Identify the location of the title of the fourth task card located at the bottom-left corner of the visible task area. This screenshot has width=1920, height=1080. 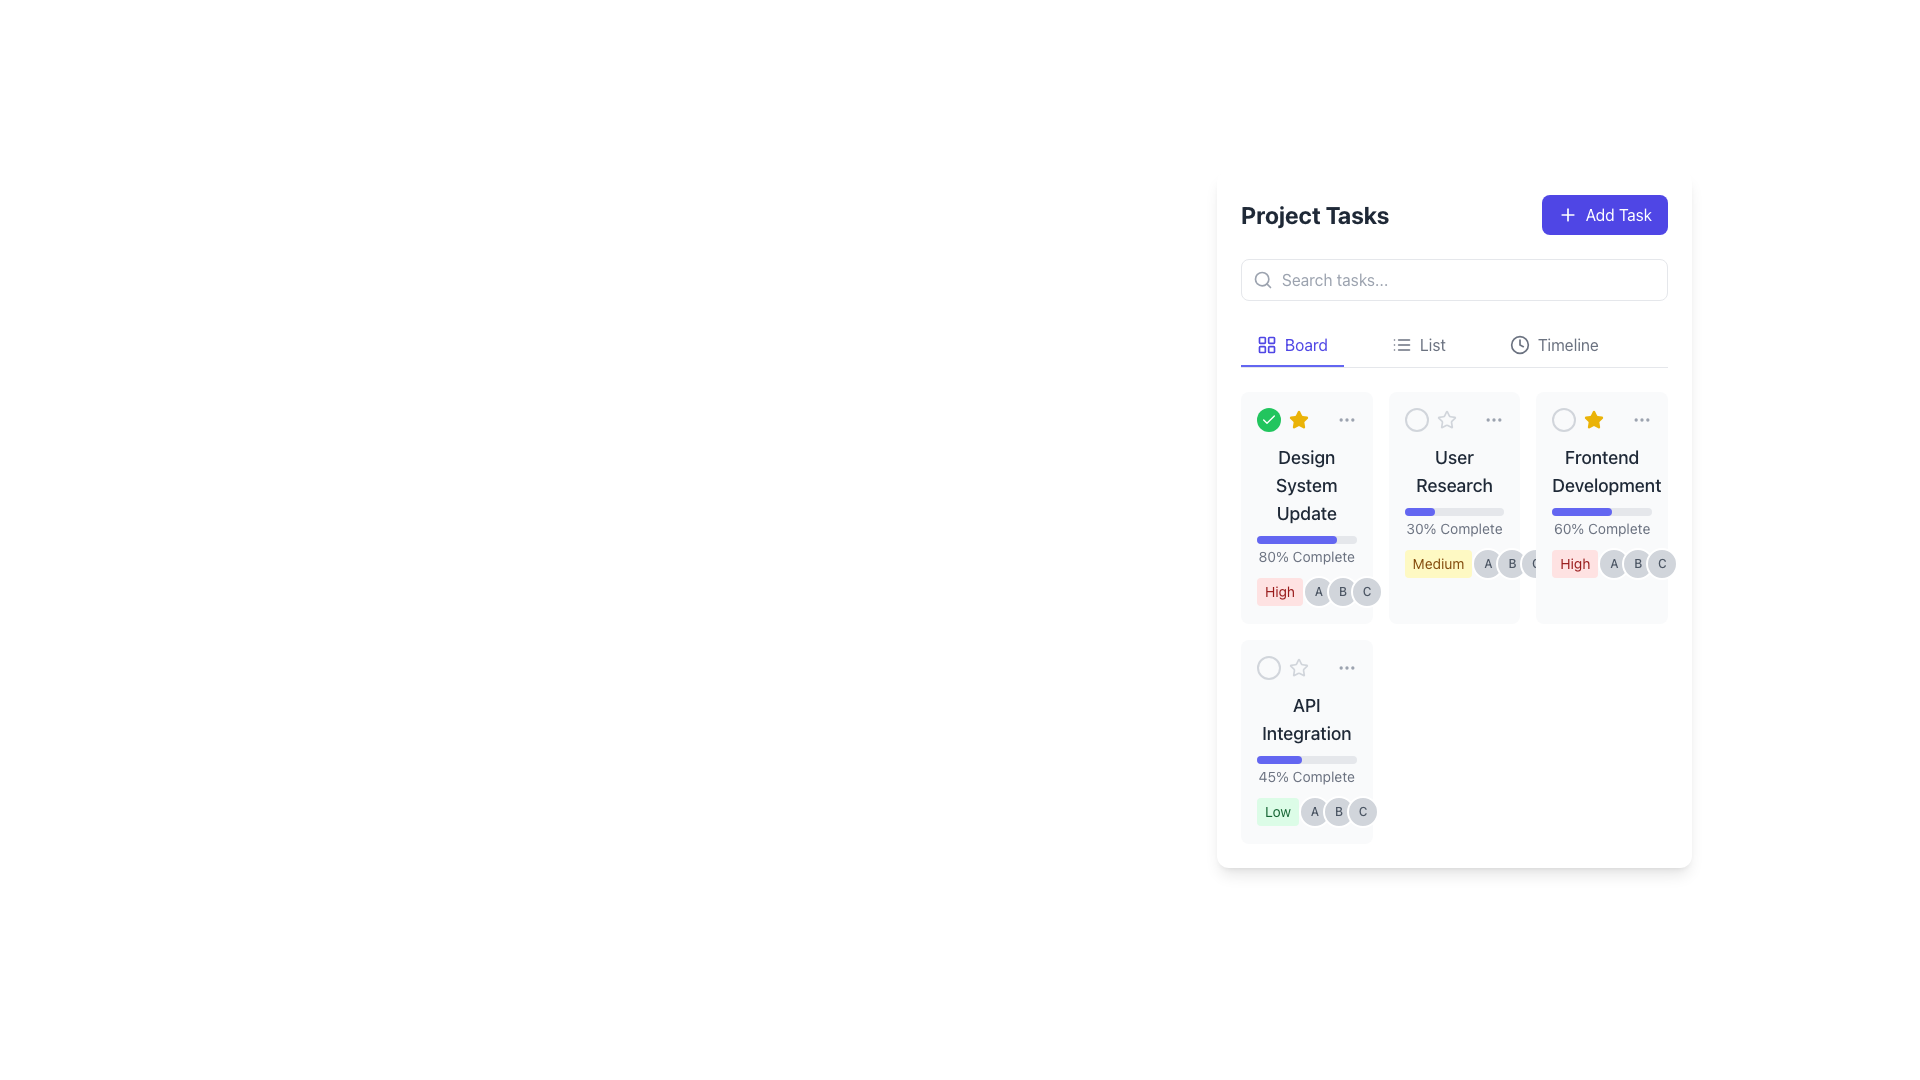
(1306, 741).